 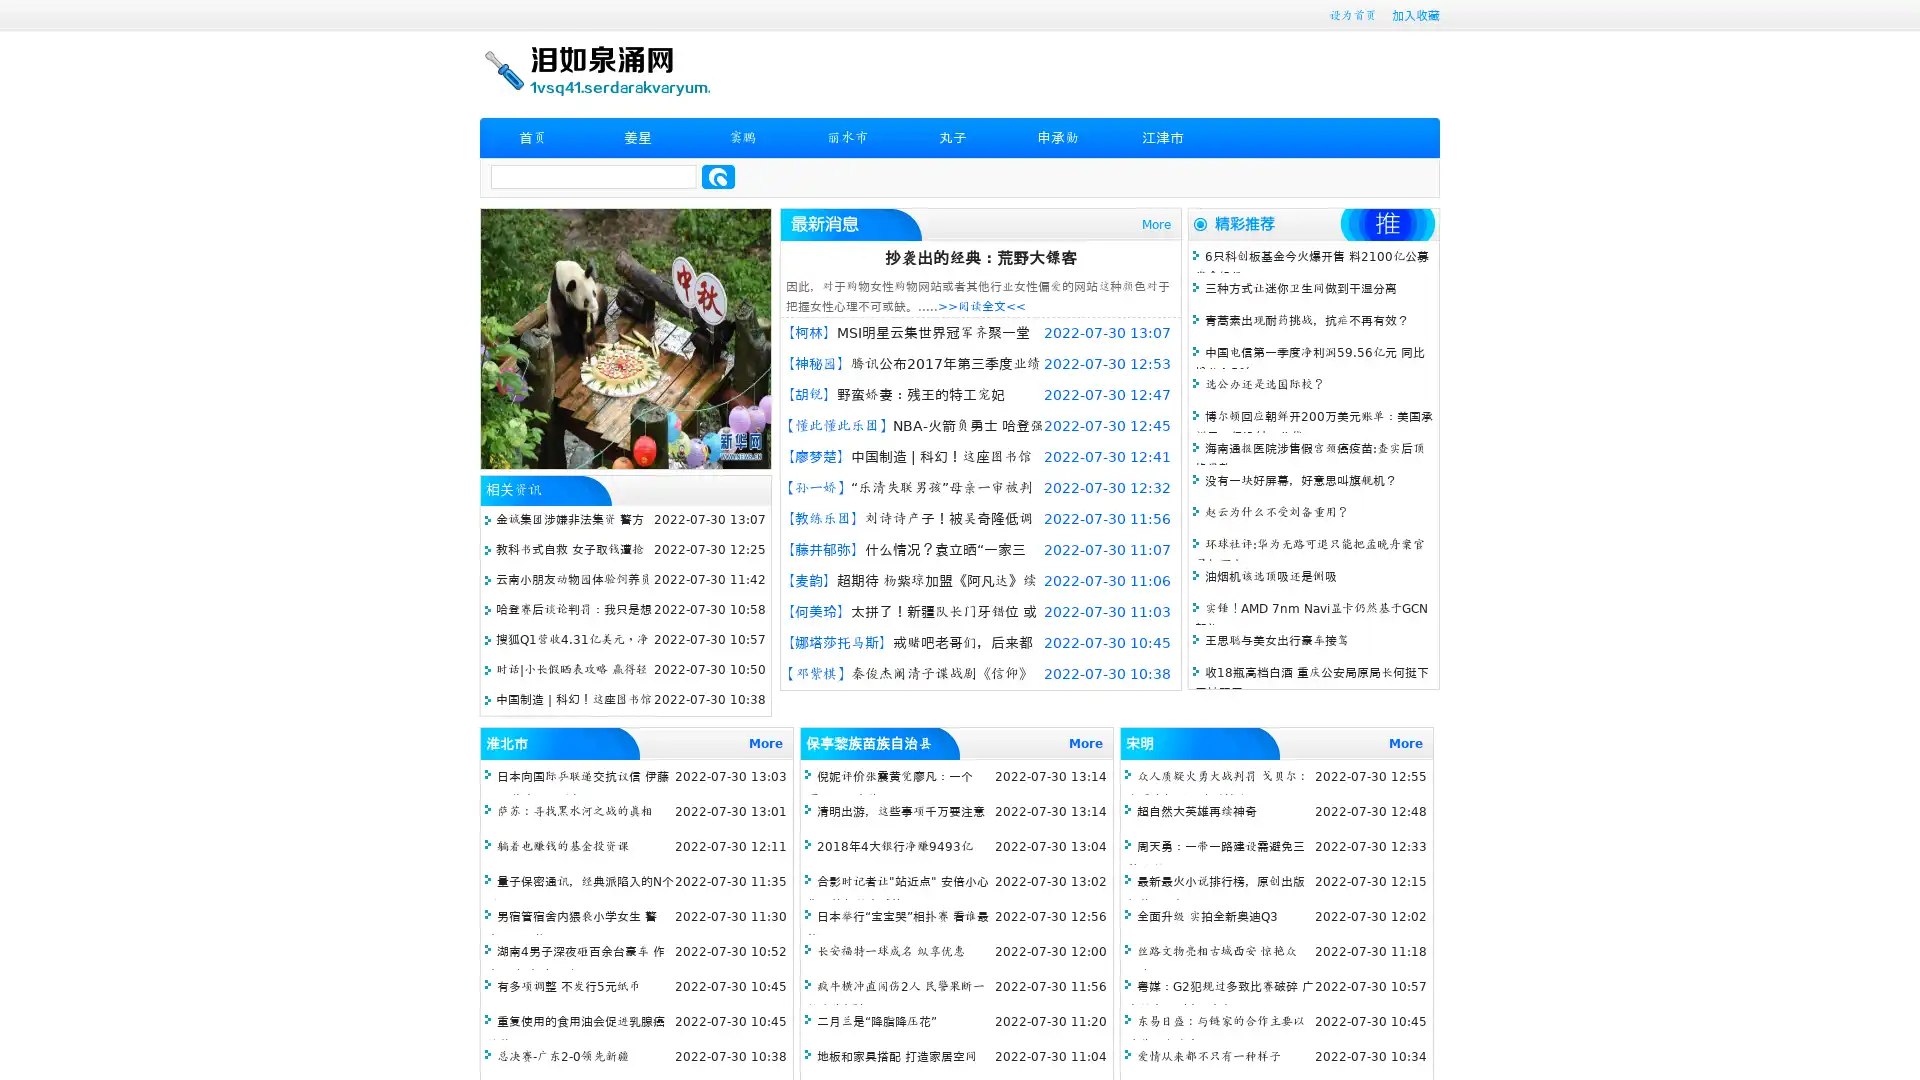 What do you see at coordinates (718, 176) in the screenshot?
I see `Search` at bounding box center [718, 176].